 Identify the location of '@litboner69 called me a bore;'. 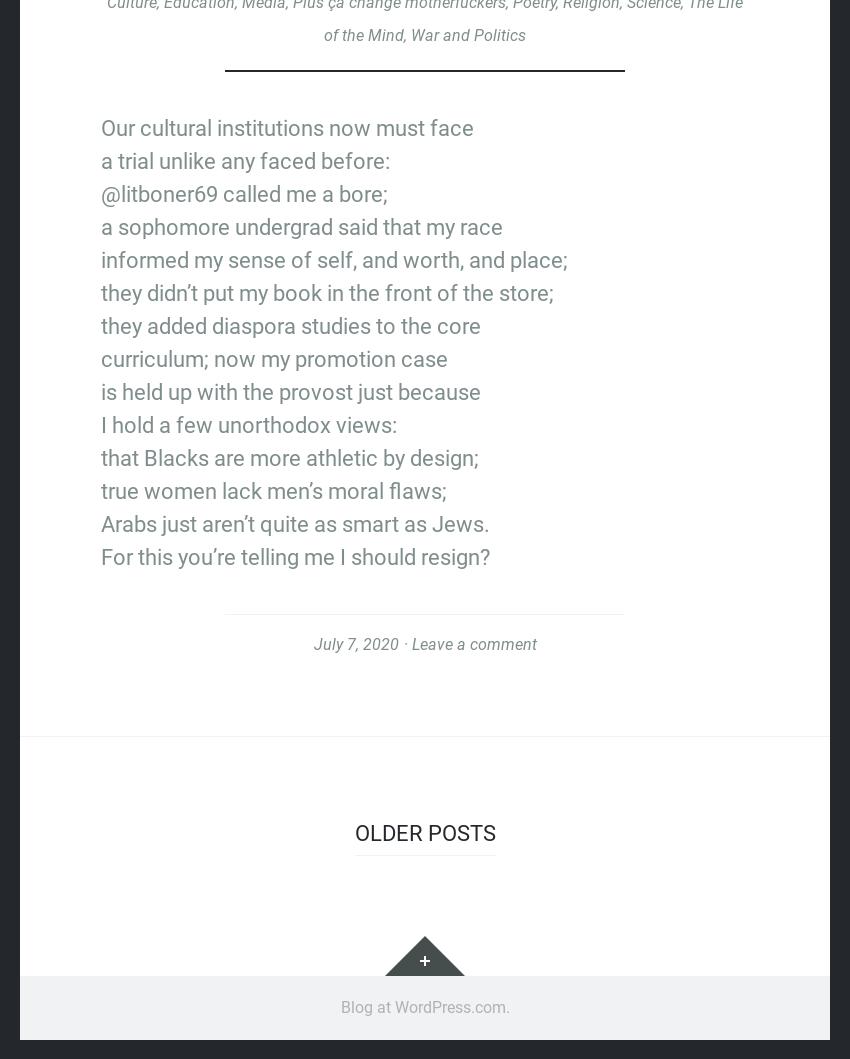
(244, 192).